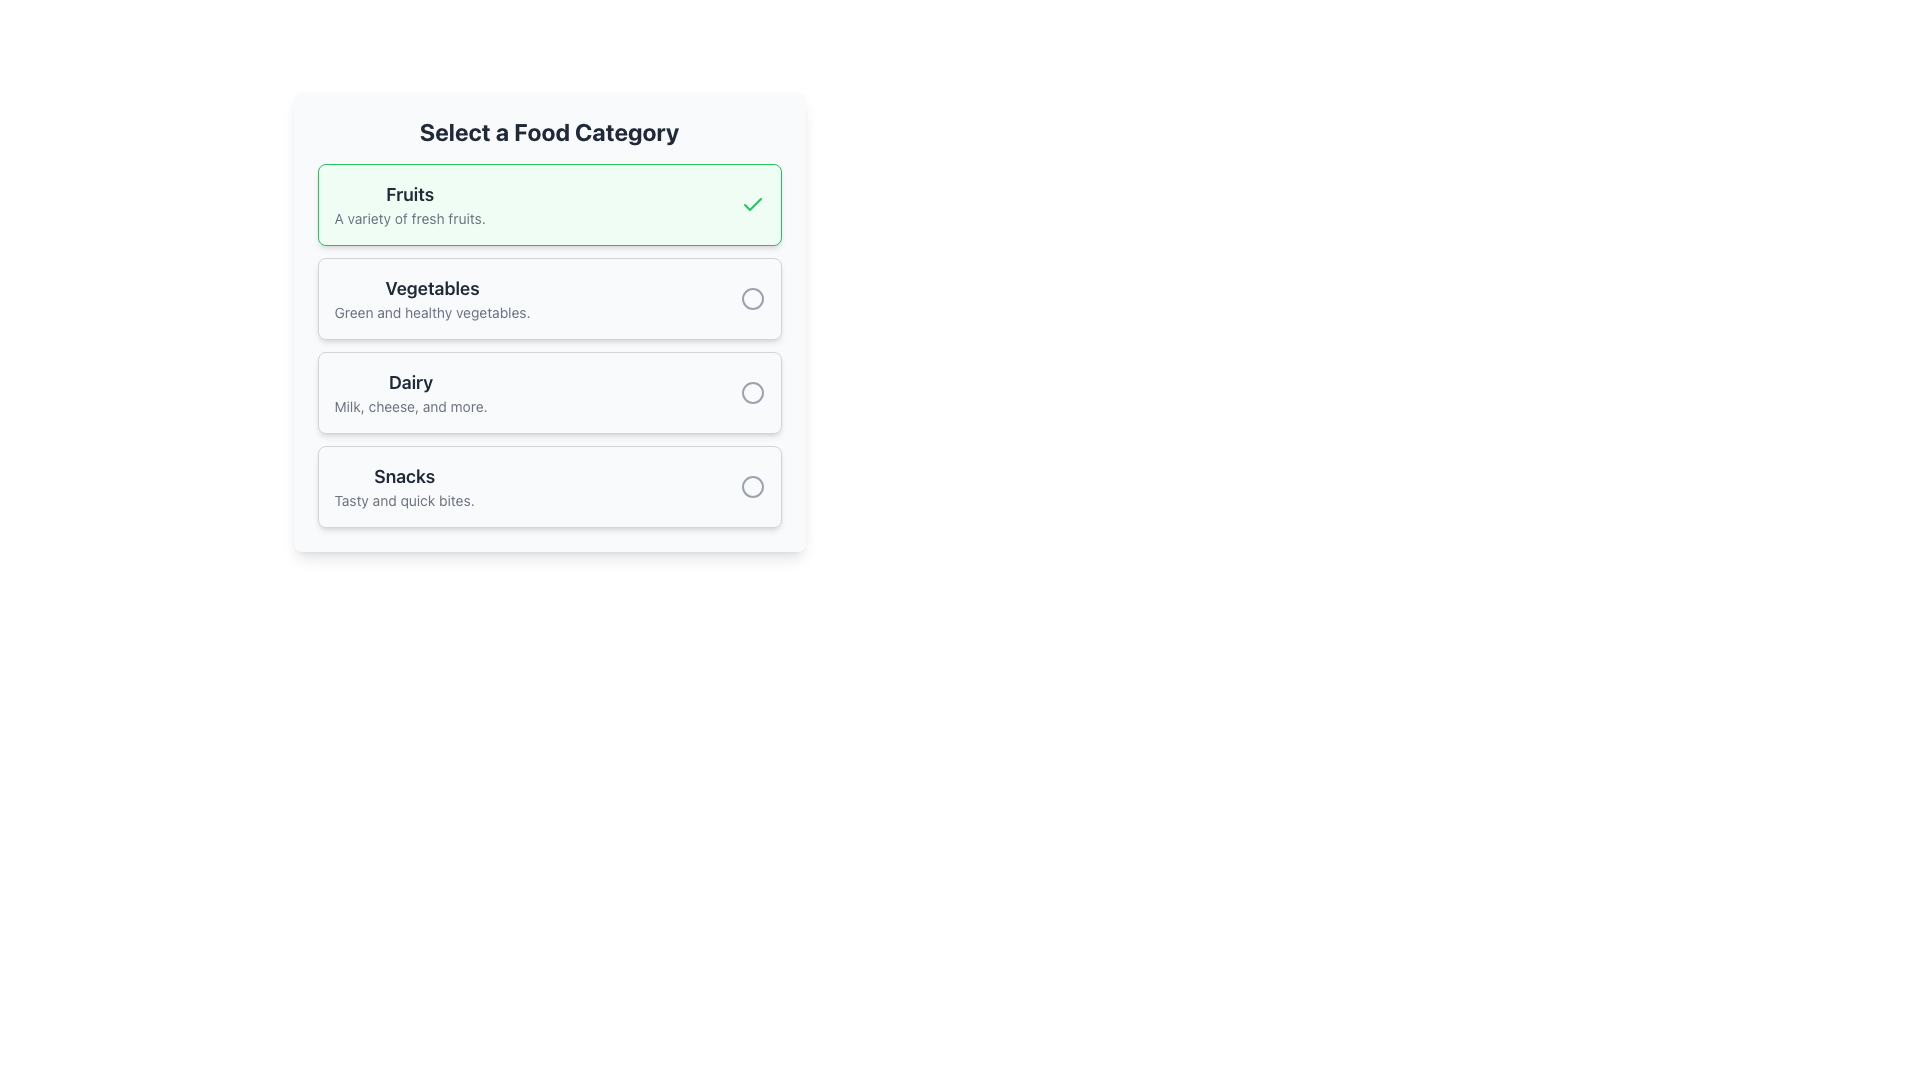 This screenshot has height=1080, width=1920. I want to click on the text label displaying 'Milk, cheese, and more.' located directly below the 'Dairy' heading in the food categories section, so click(410, 406).